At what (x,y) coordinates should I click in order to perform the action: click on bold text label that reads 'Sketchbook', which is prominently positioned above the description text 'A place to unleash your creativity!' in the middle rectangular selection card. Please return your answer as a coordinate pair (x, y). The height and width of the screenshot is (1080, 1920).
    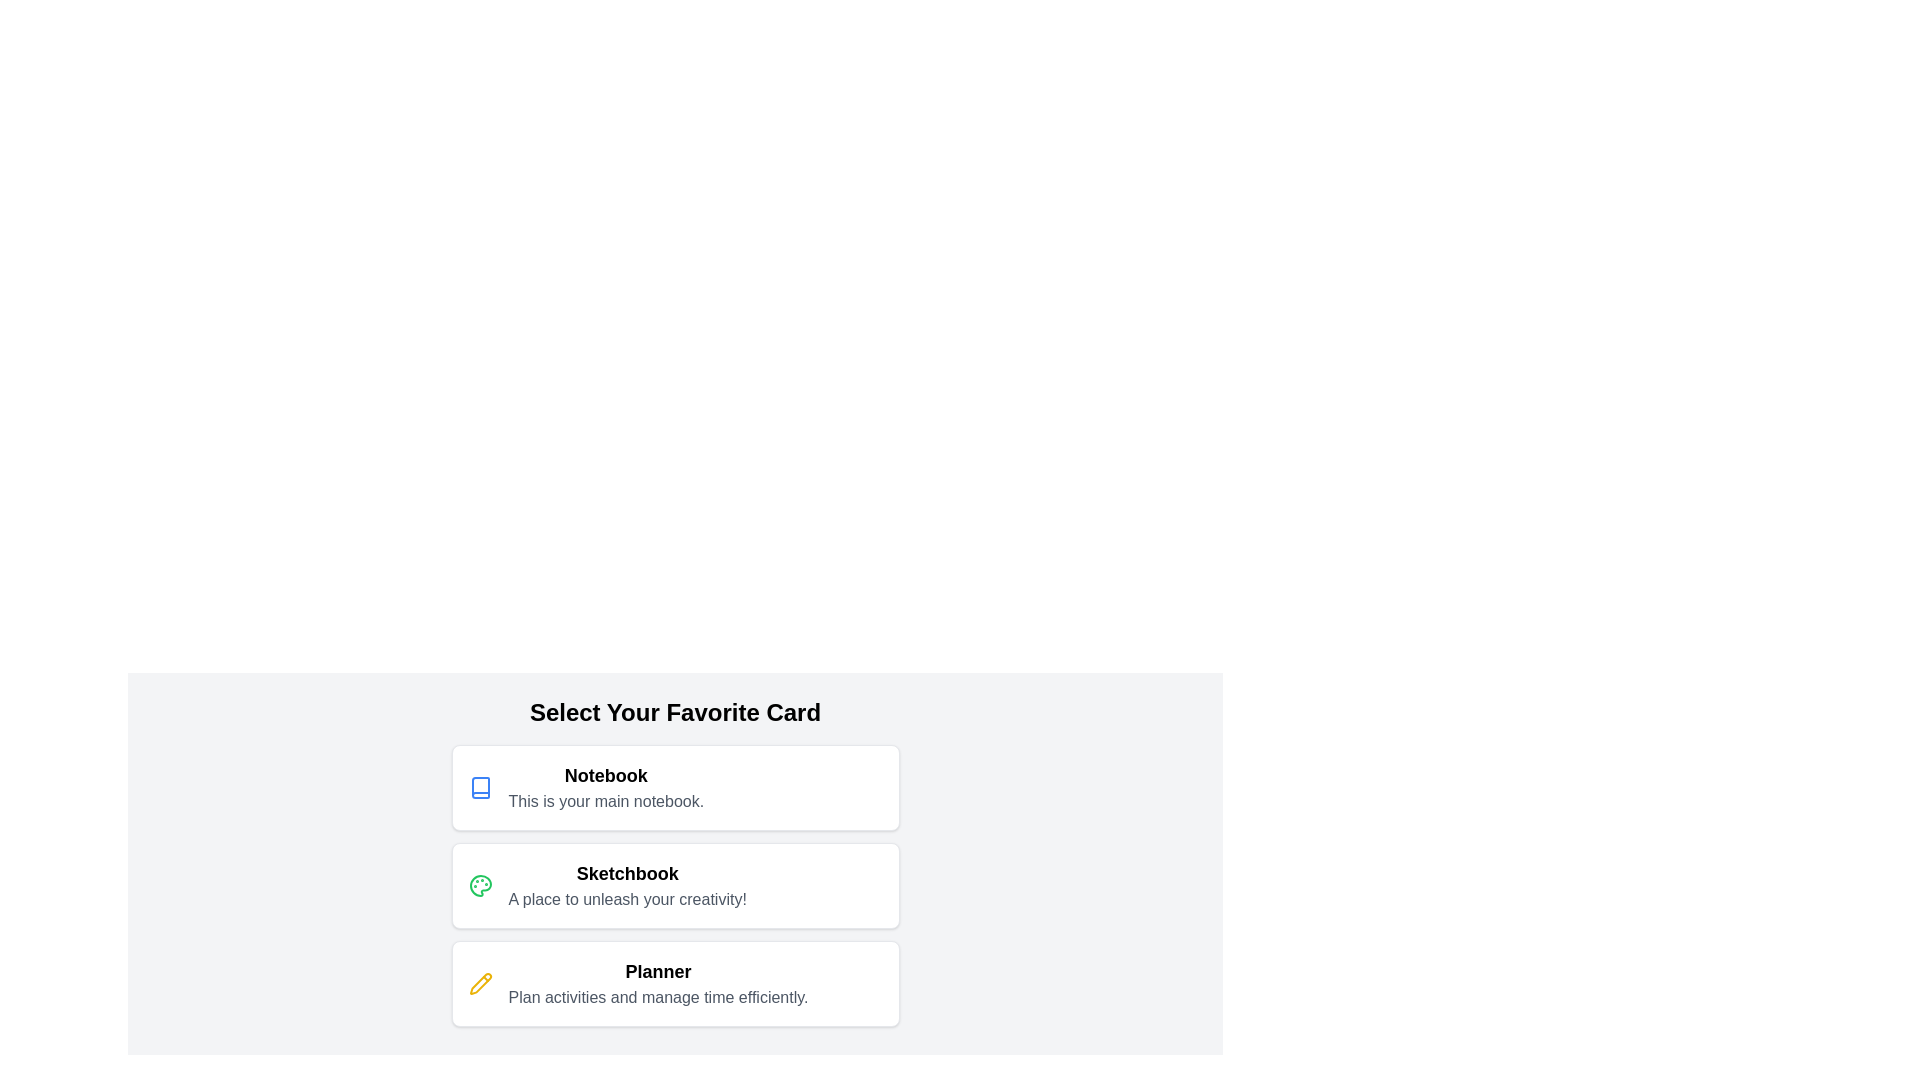
    Looking at the image, I should click on (626, 873).